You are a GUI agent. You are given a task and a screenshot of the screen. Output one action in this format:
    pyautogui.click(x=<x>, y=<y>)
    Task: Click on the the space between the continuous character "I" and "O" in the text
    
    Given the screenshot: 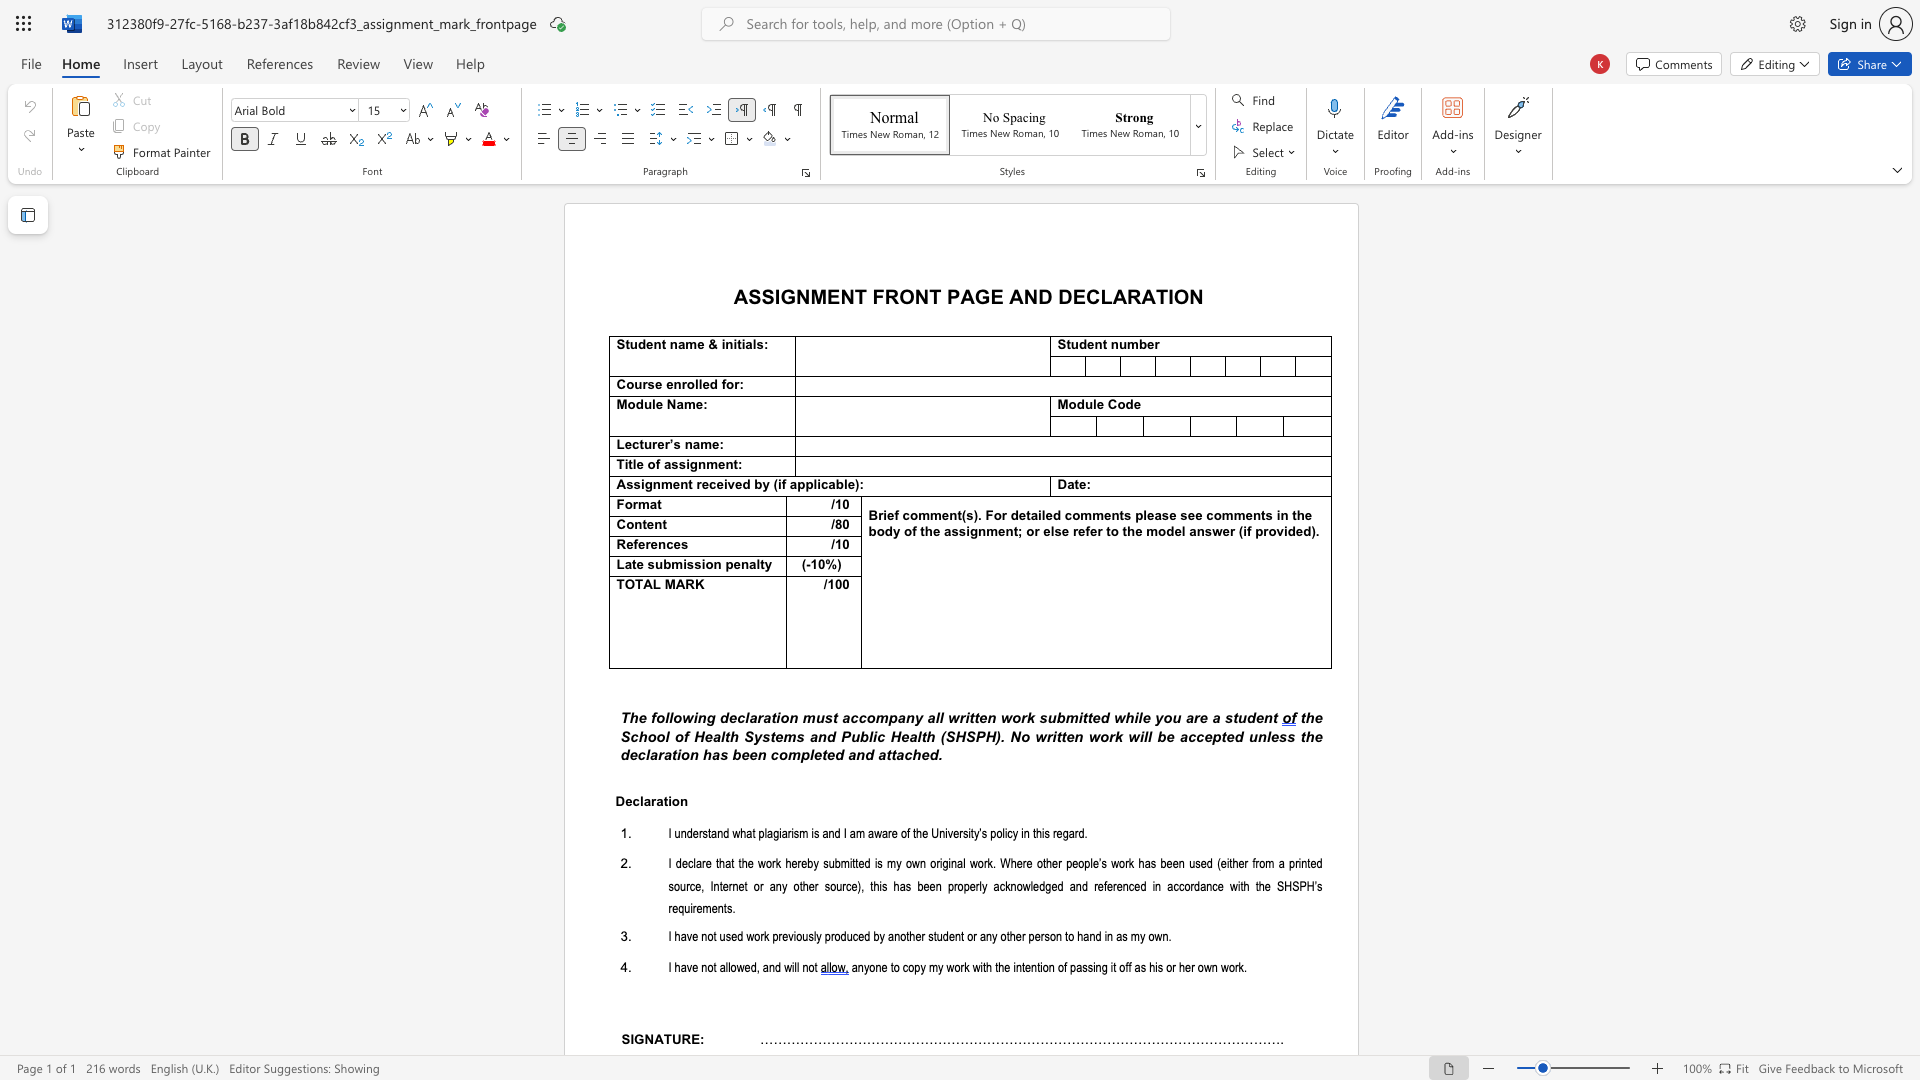 What is the action you would take?
    pyautogui.click(x=1176, y=296)
    